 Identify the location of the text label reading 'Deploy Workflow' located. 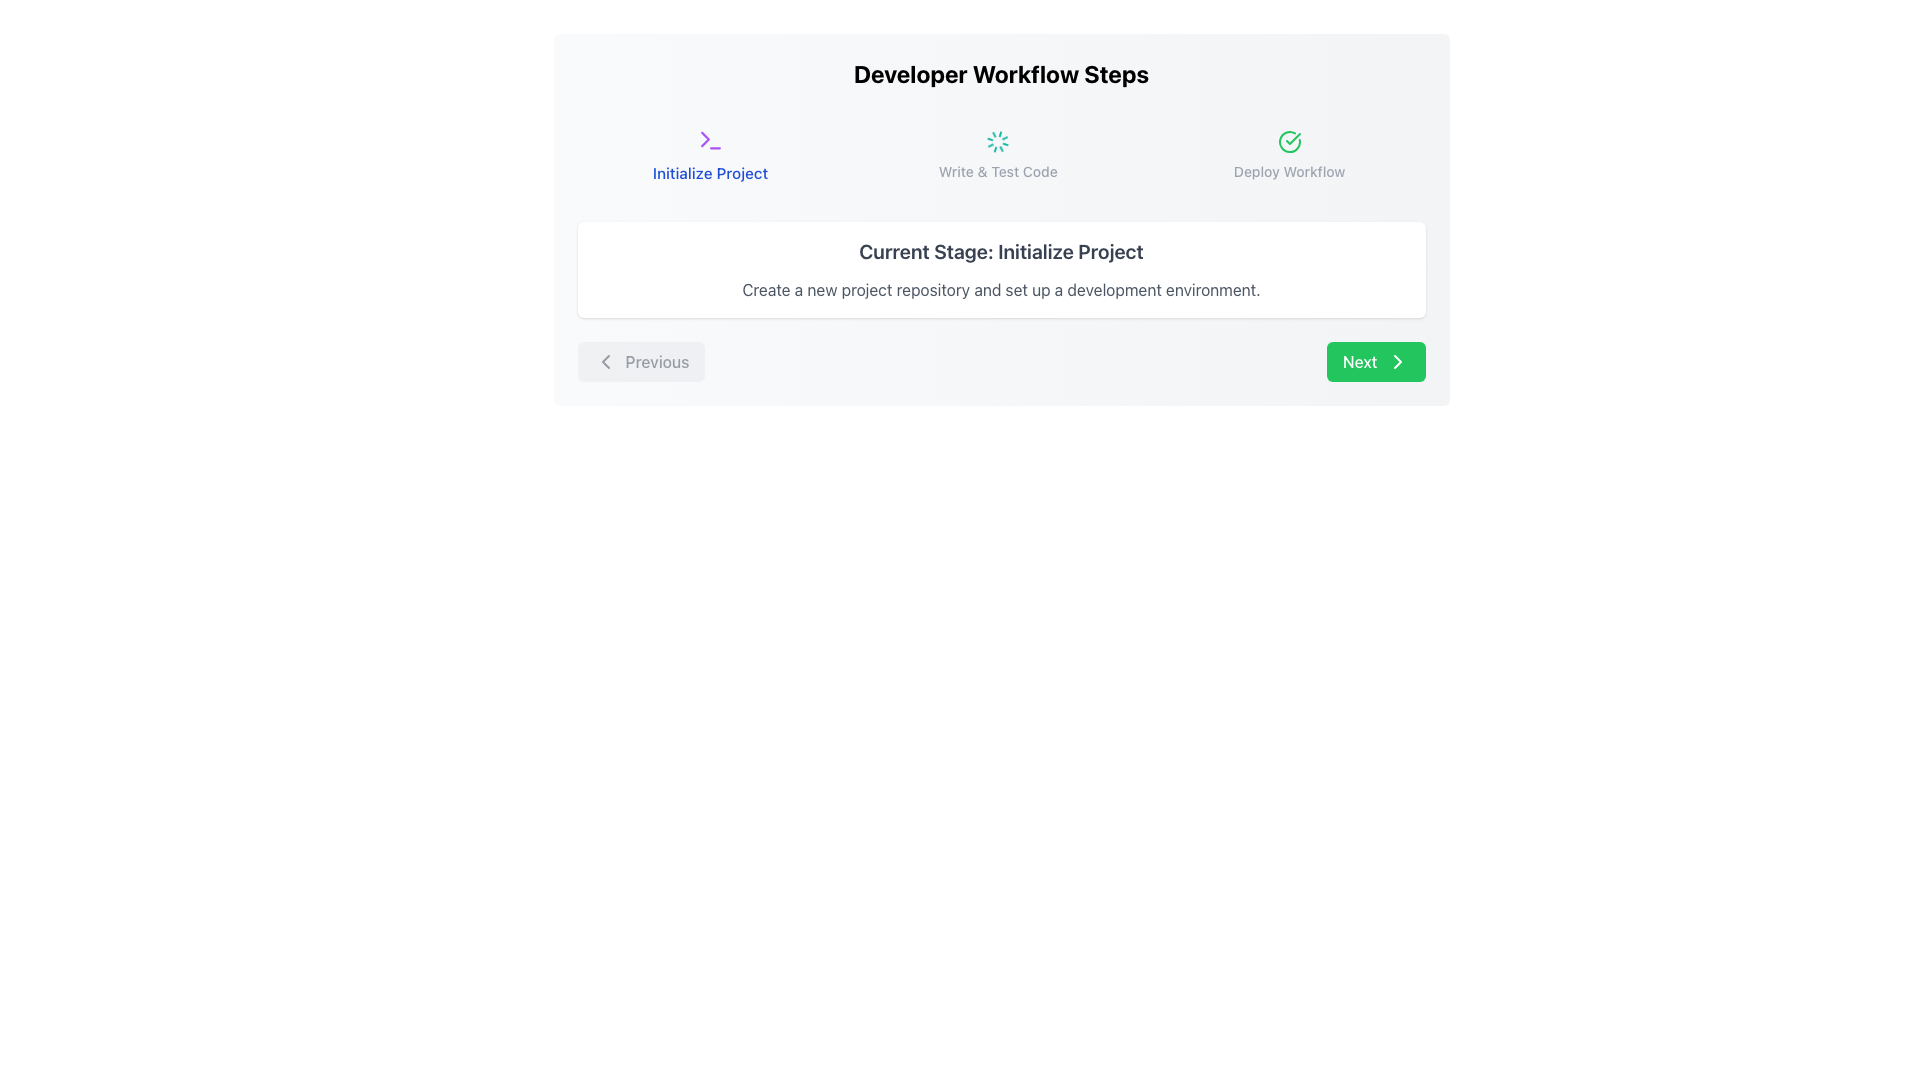
(1289, 171).